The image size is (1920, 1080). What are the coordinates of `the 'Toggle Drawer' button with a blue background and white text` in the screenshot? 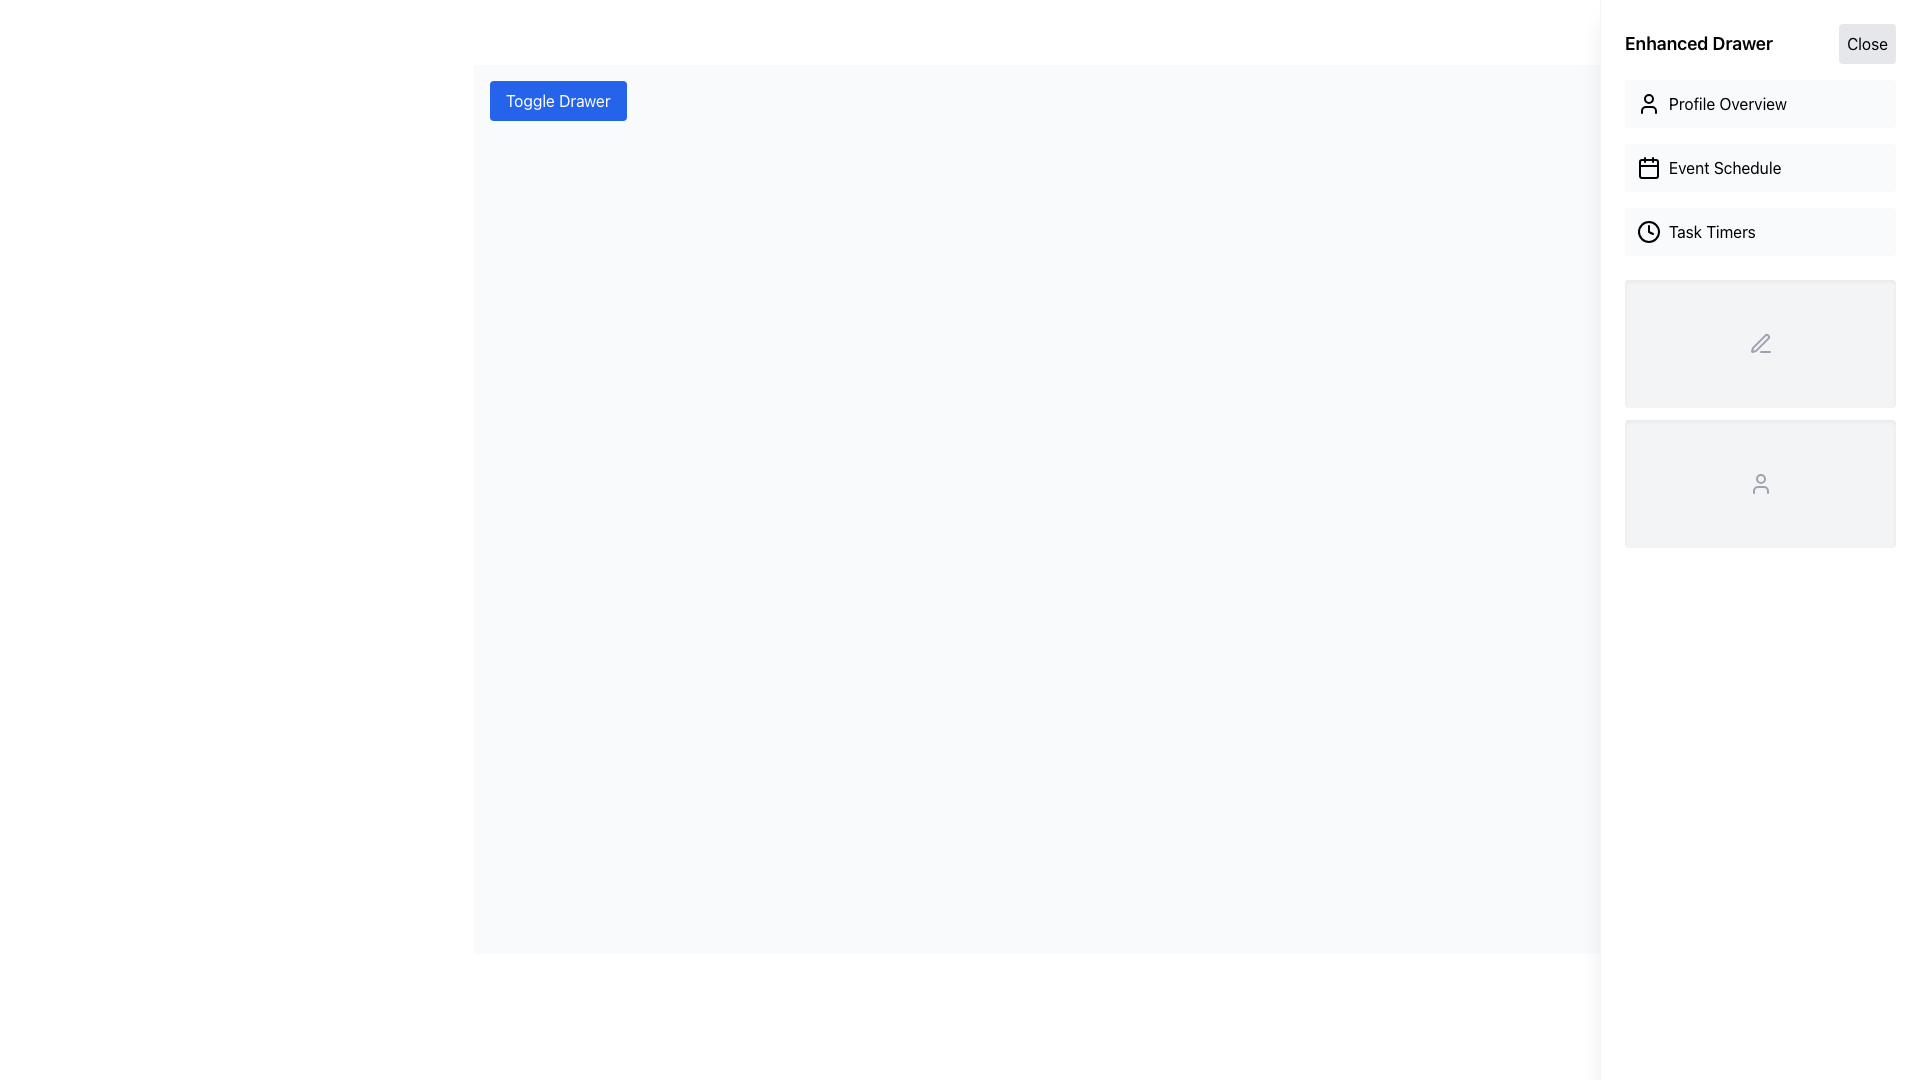 It's located at (558, 100).